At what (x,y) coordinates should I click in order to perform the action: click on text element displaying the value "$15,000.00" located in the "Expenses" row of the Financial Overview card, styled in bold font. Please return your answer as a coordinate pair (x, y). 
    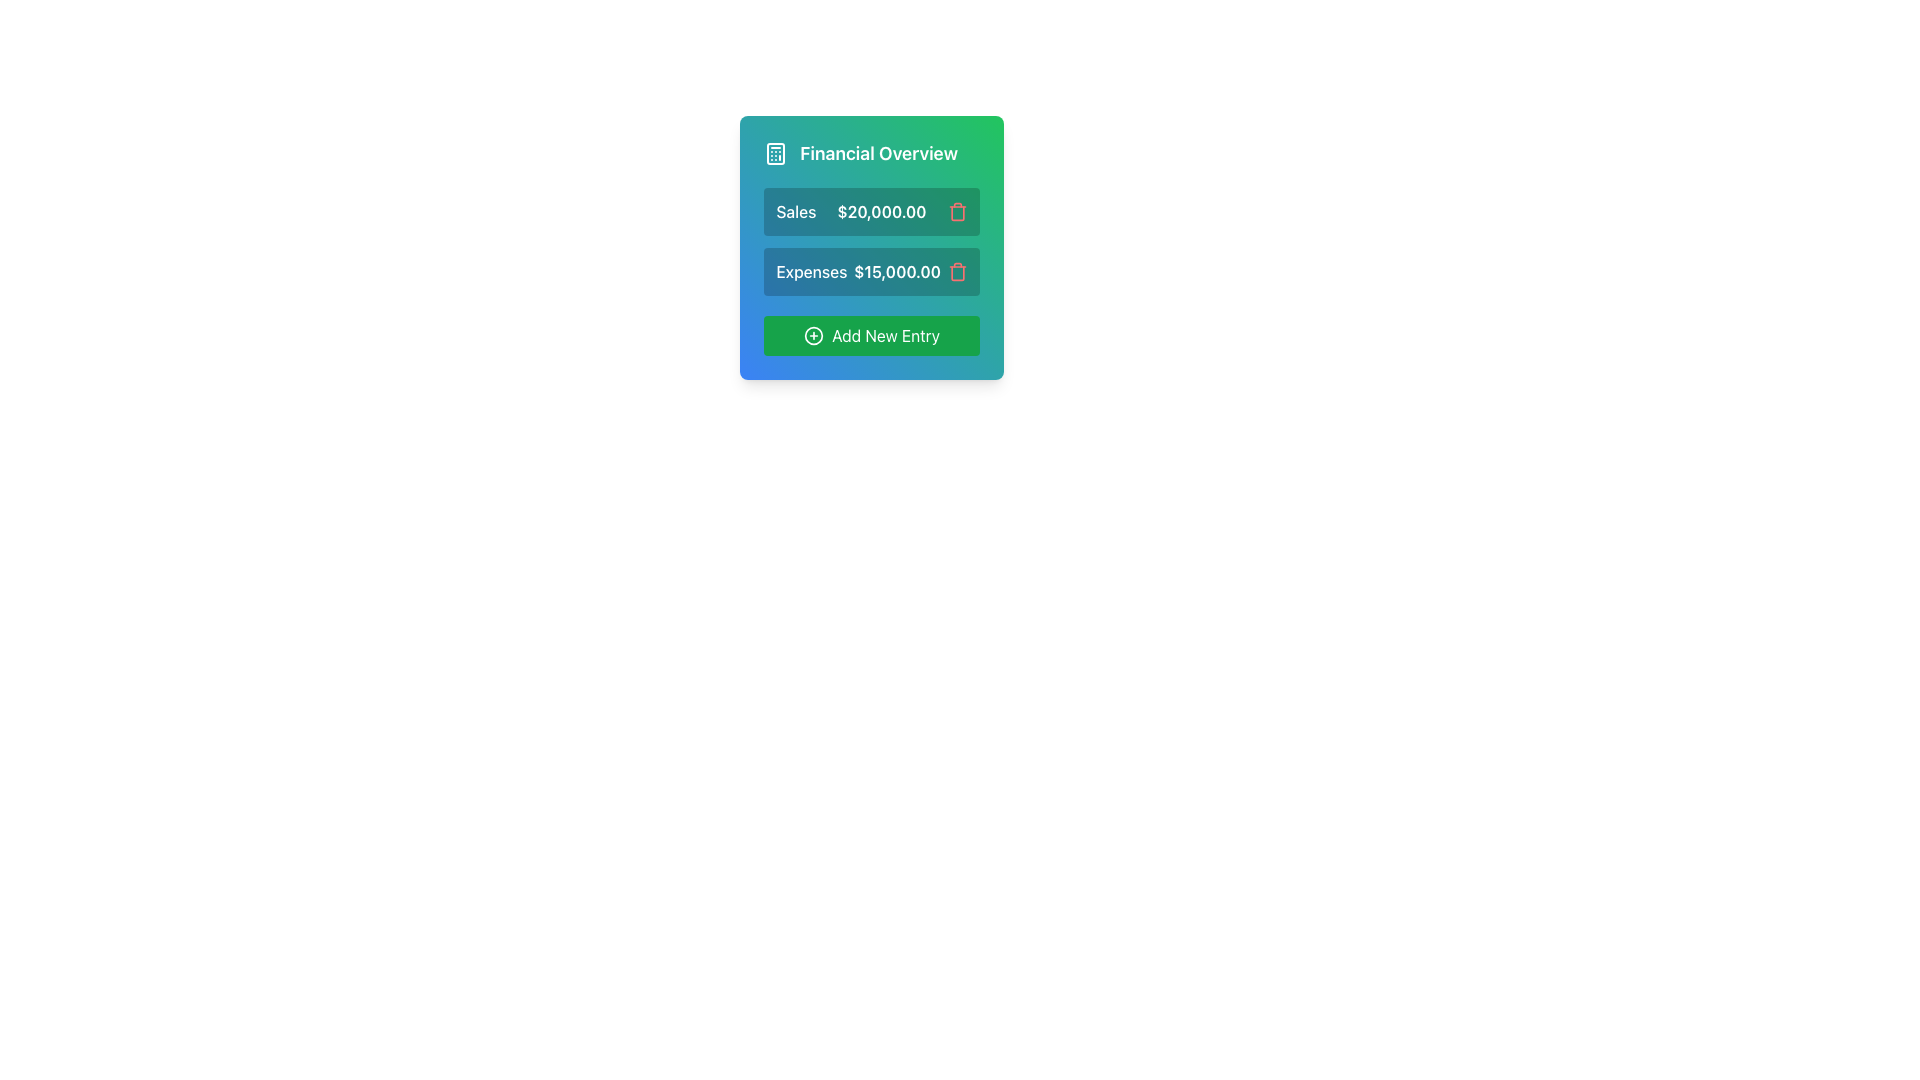
    Looking at the image, I should click on (896, 272).